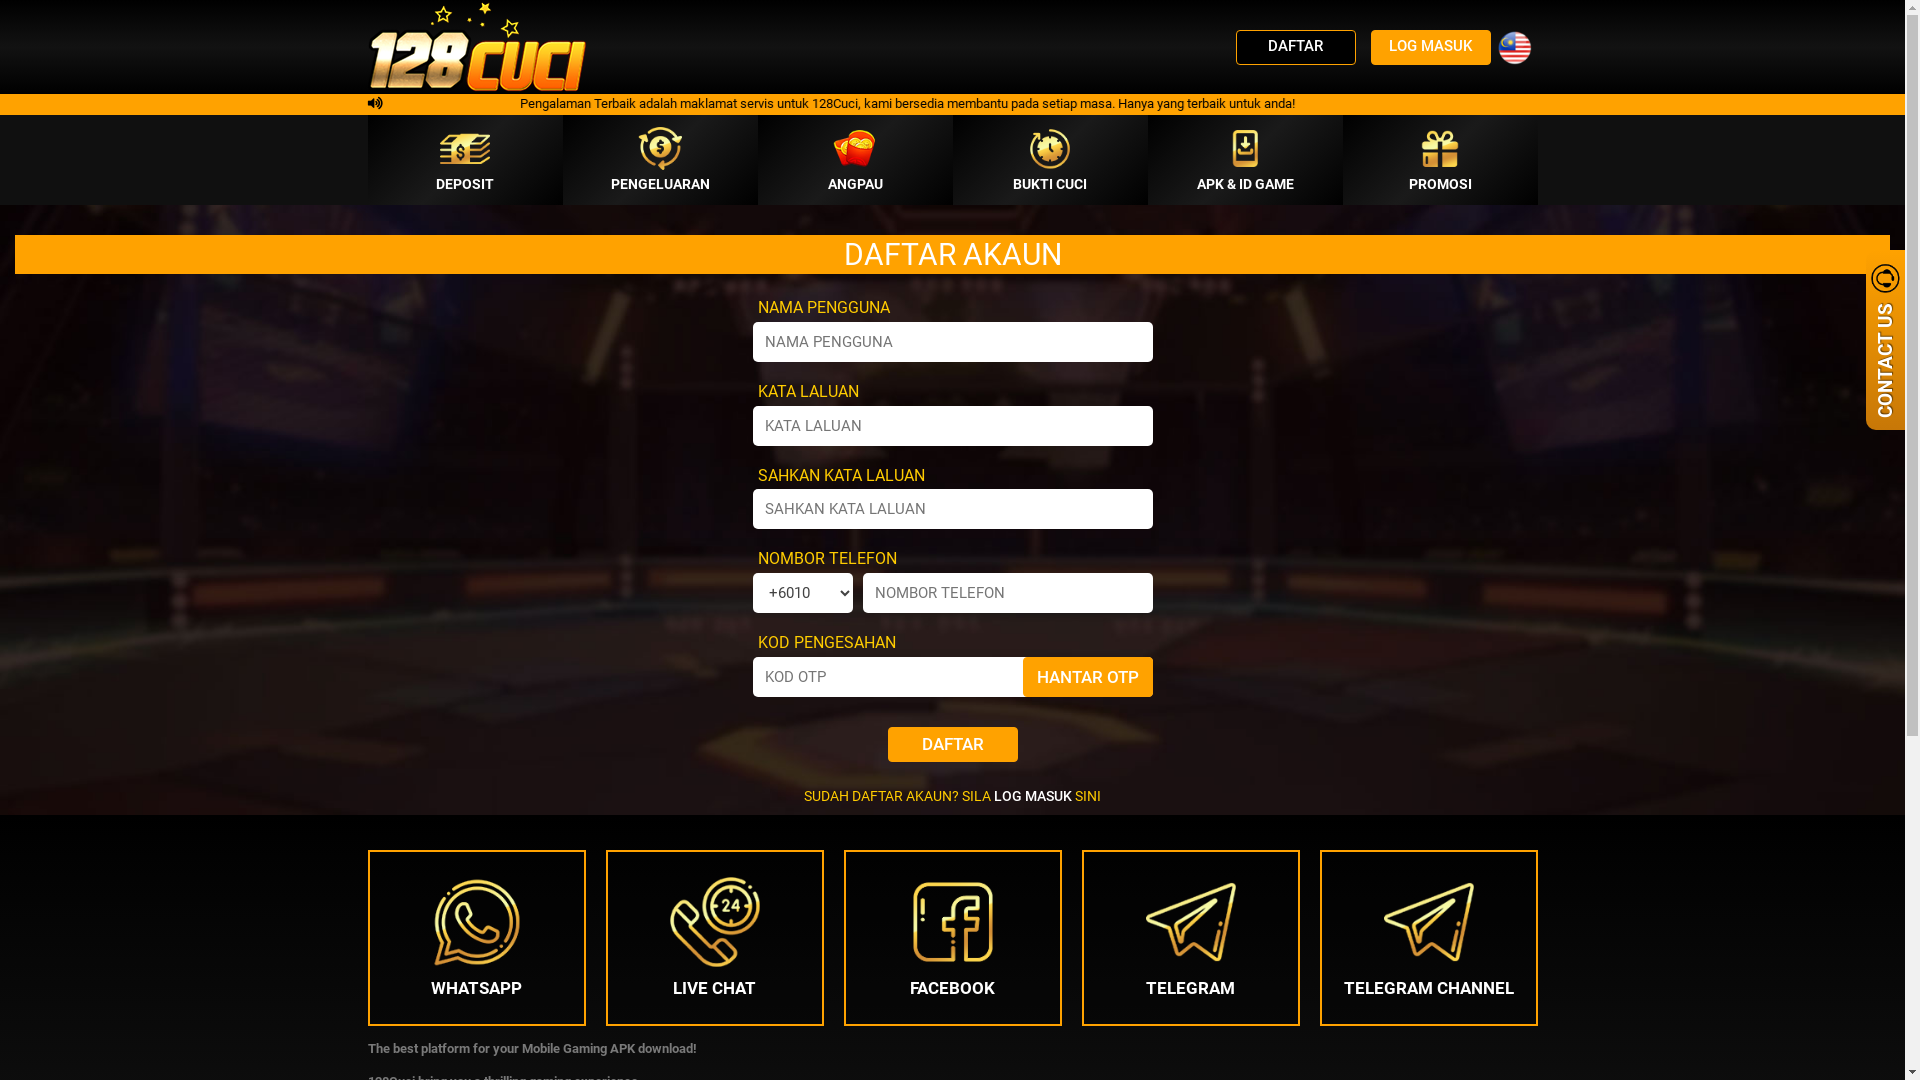  Describe the element at coordinates (1438, 158) in the screenshot. I see `'PROMOSI'` at that location.